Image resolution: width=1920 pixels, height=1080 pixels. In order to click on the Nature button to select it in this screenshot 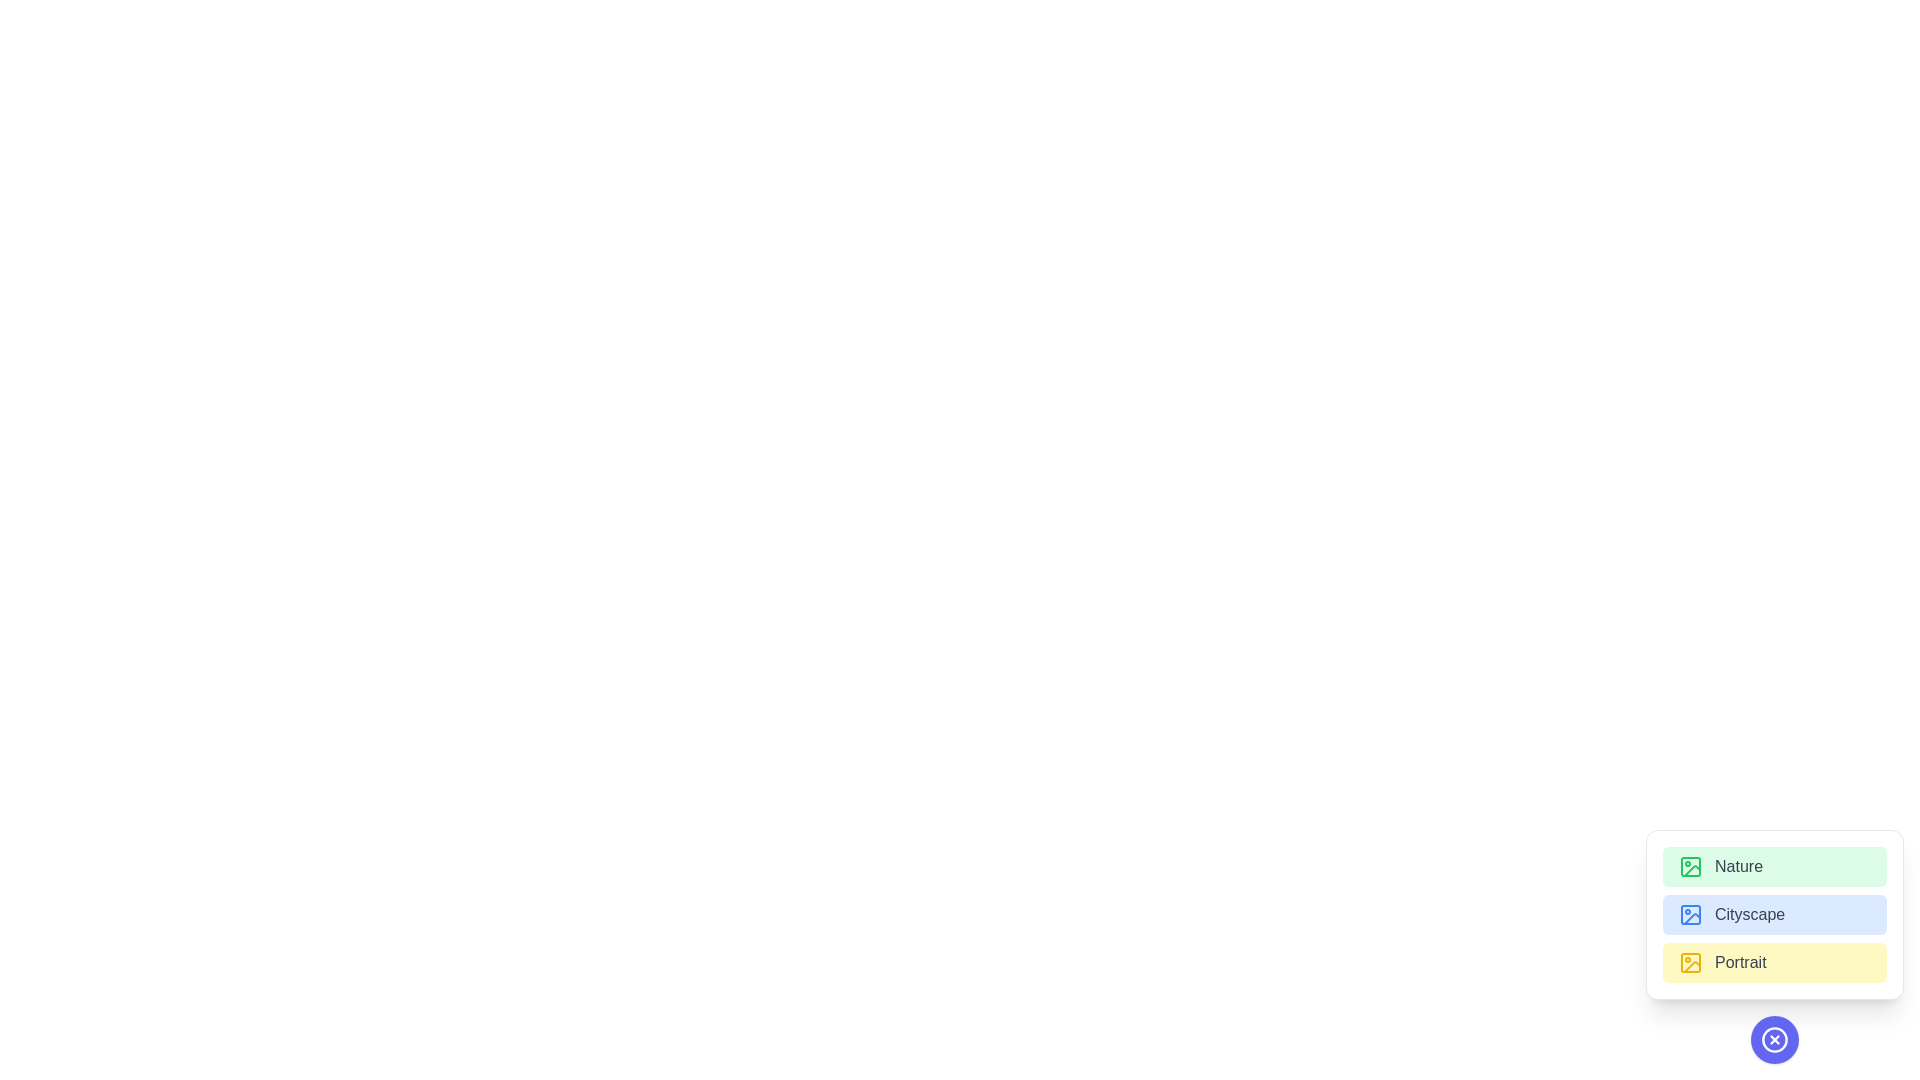, I will do `click(1775, 866)`.